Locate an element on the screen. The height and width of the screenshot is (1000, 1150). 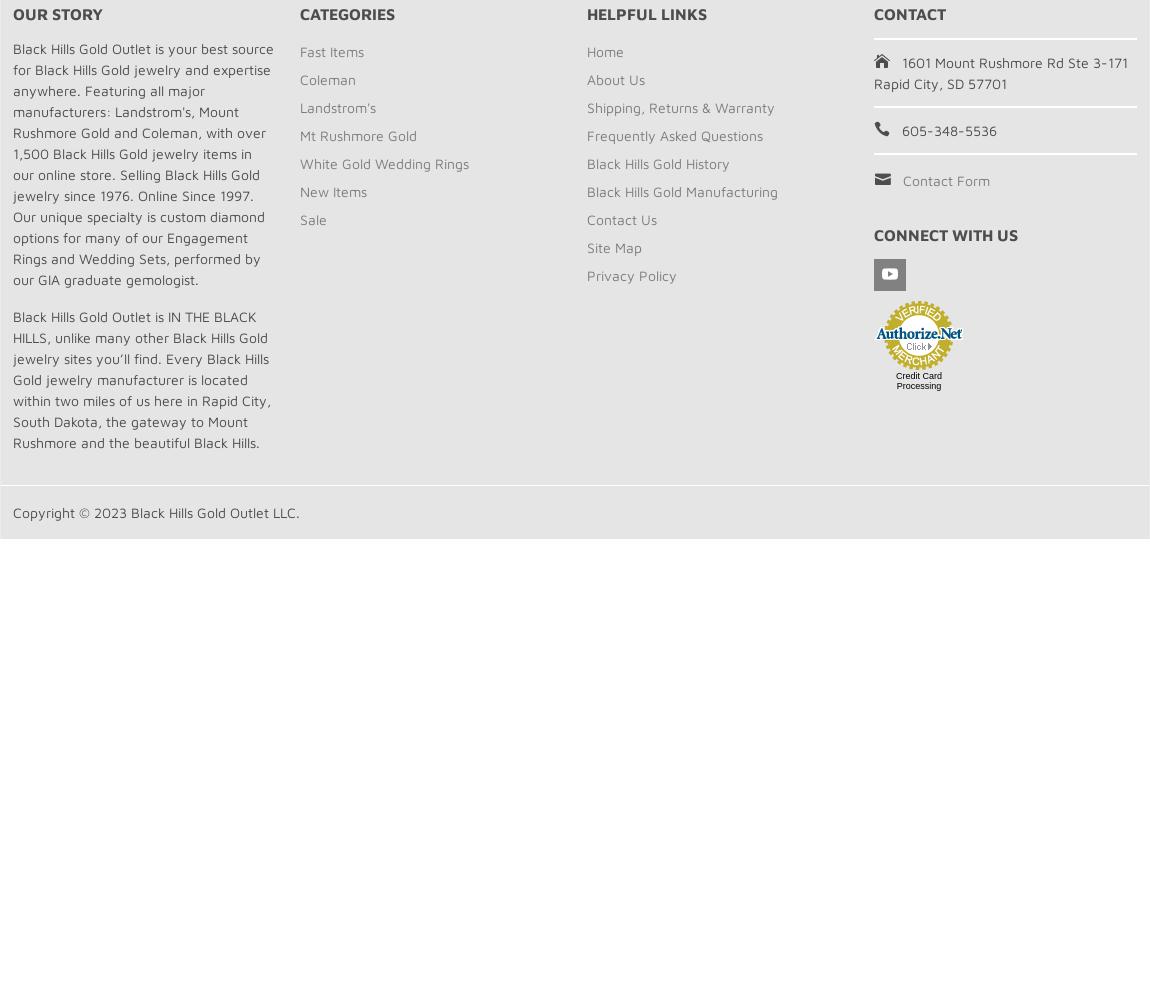
'Black Hills Gold Outlet is IN THE BLACK HILLS, unlike many other Black Hills Gold jewelry sites you’ll find. Every Black Hills Gold jewelry manufacturer is located within two miles of us here in Rapid City, South Dakota, the gateway to Mount Rushmore and the beautiful Black Hills.' is located at coordinates (141, 379).